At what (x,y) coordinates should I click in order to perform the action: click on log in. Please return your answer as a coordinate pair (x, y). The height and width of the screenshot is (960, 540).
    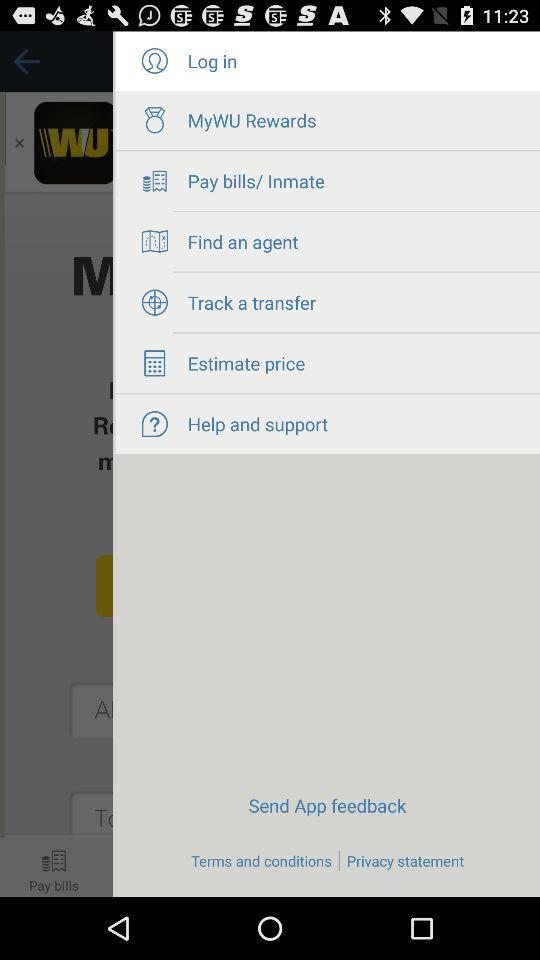
    Looking at the image, I should click on (153, 61).